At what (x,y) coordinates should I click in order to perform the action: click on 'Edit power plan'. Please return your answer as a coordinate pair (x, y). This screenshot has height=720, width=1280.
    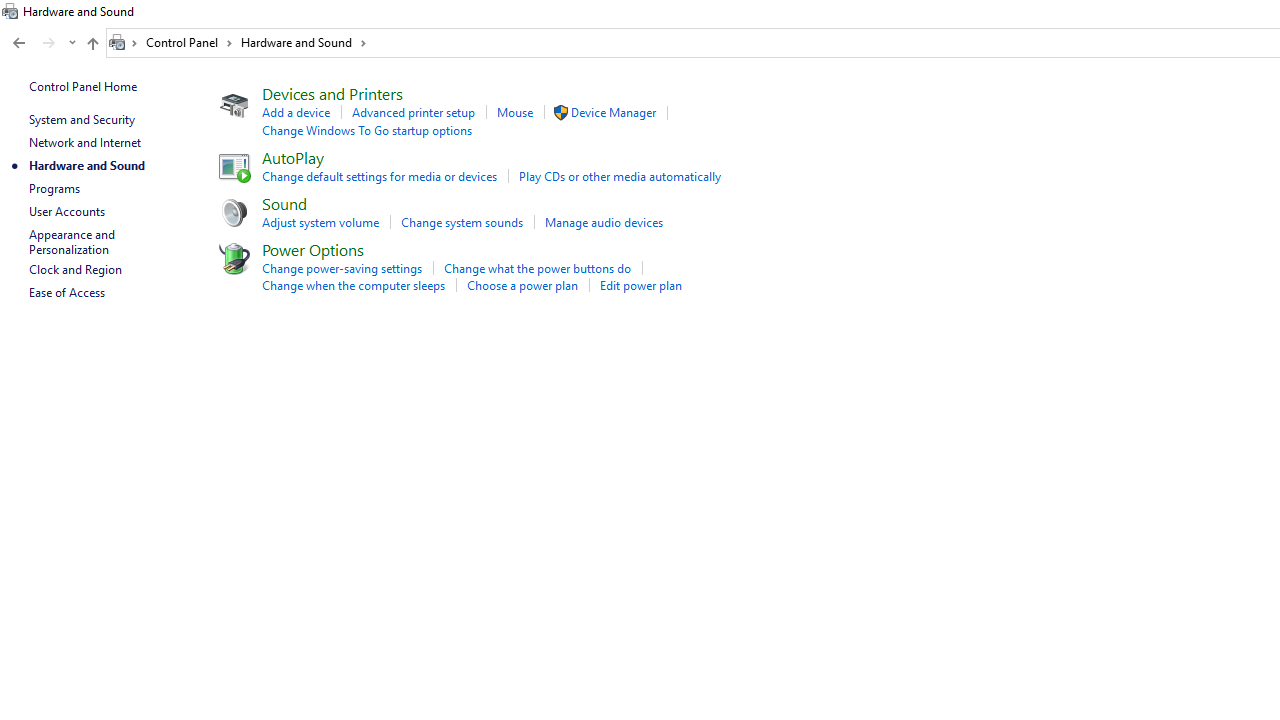
    Looking at the image, I should click on (640, 285).